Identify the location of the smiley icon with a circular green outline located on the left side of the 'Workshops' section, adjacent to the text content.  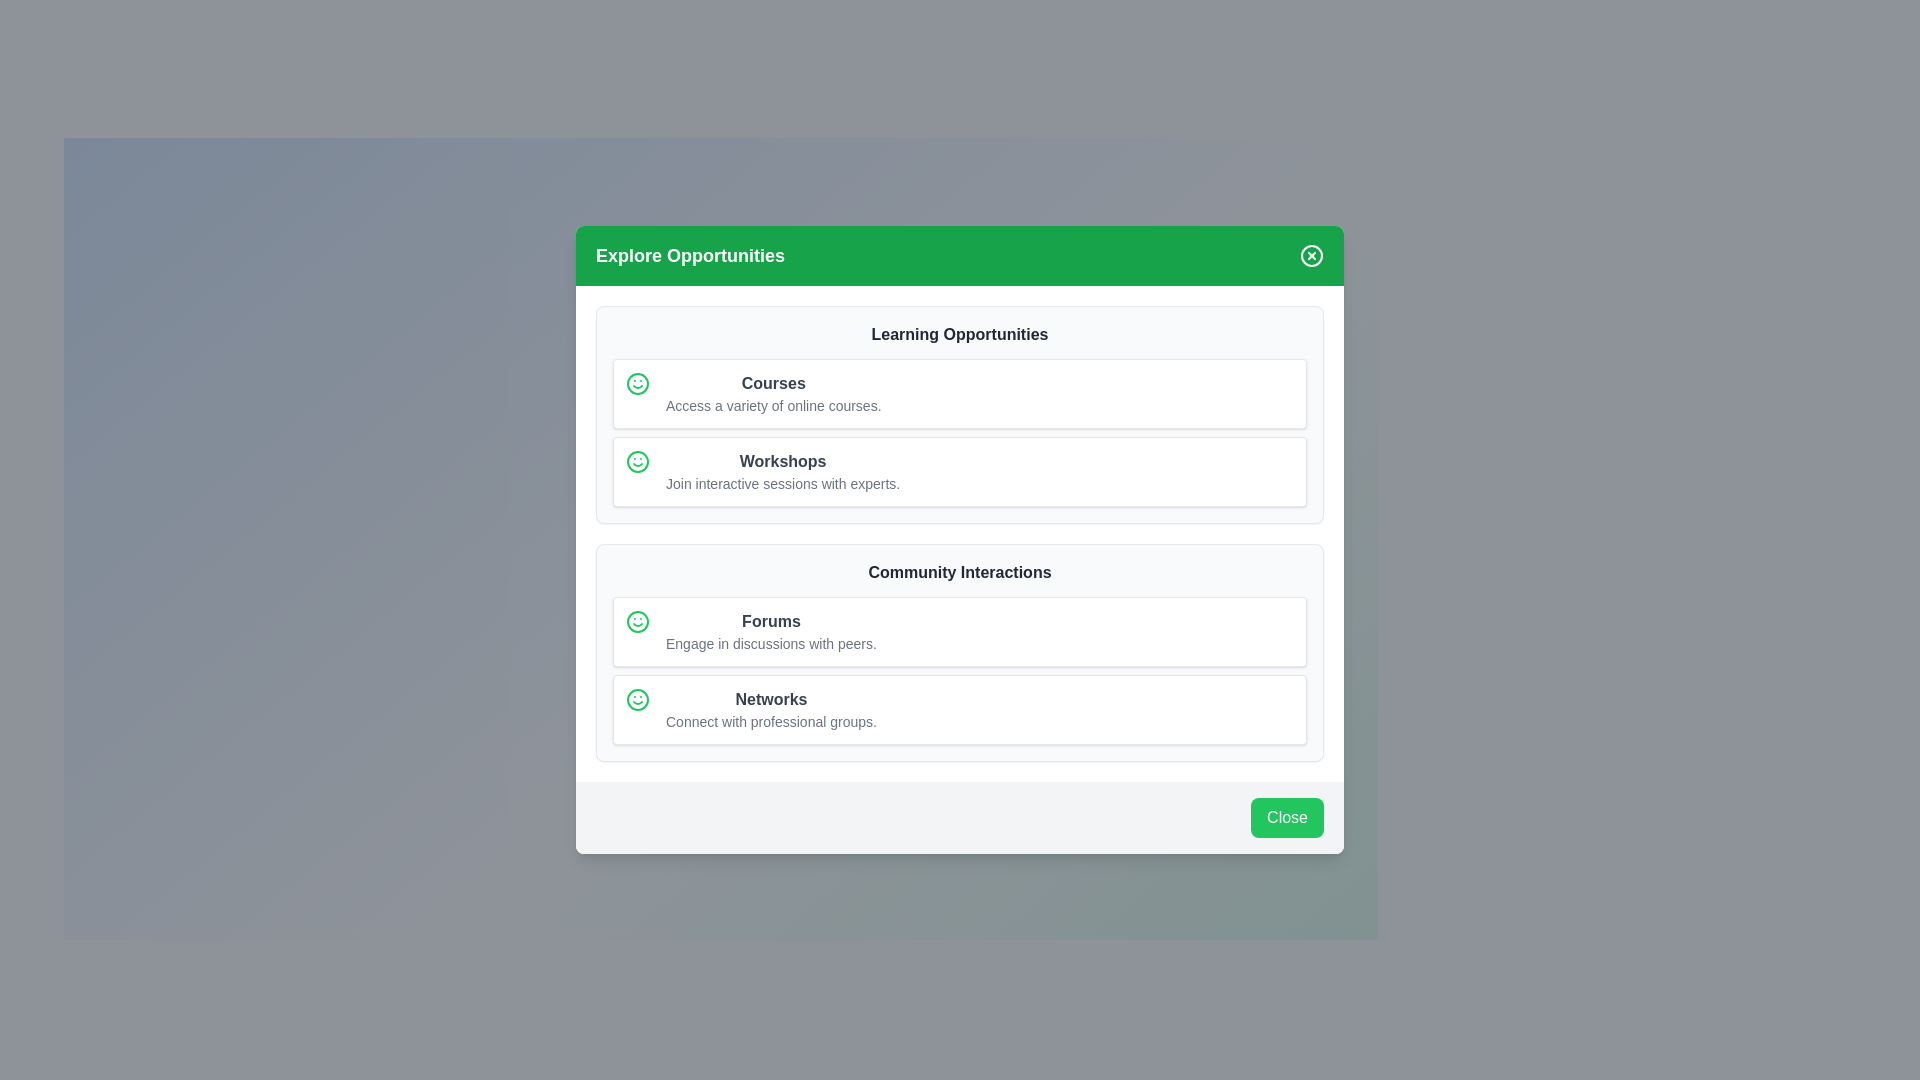
(637, 462).